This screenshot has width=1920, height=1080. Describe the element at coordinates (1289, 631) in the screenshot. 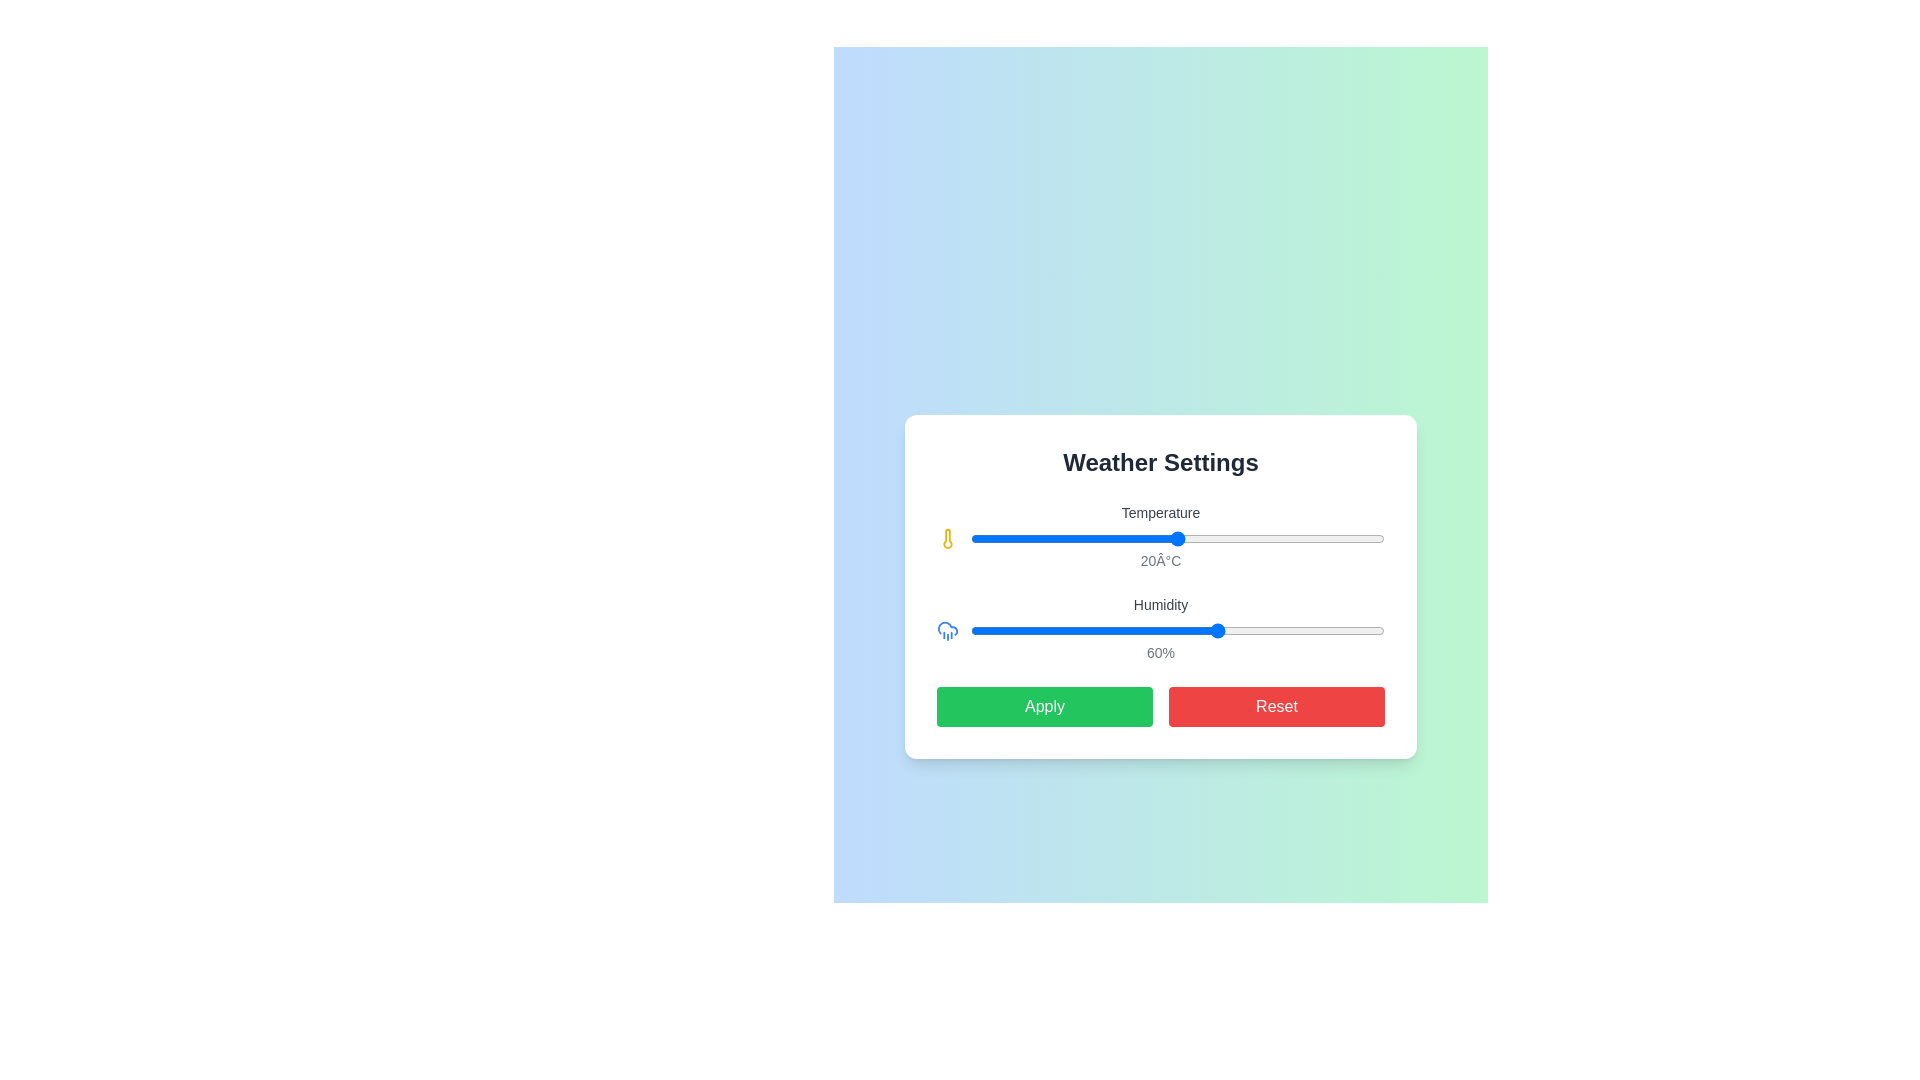

I see `humidity` at that location.